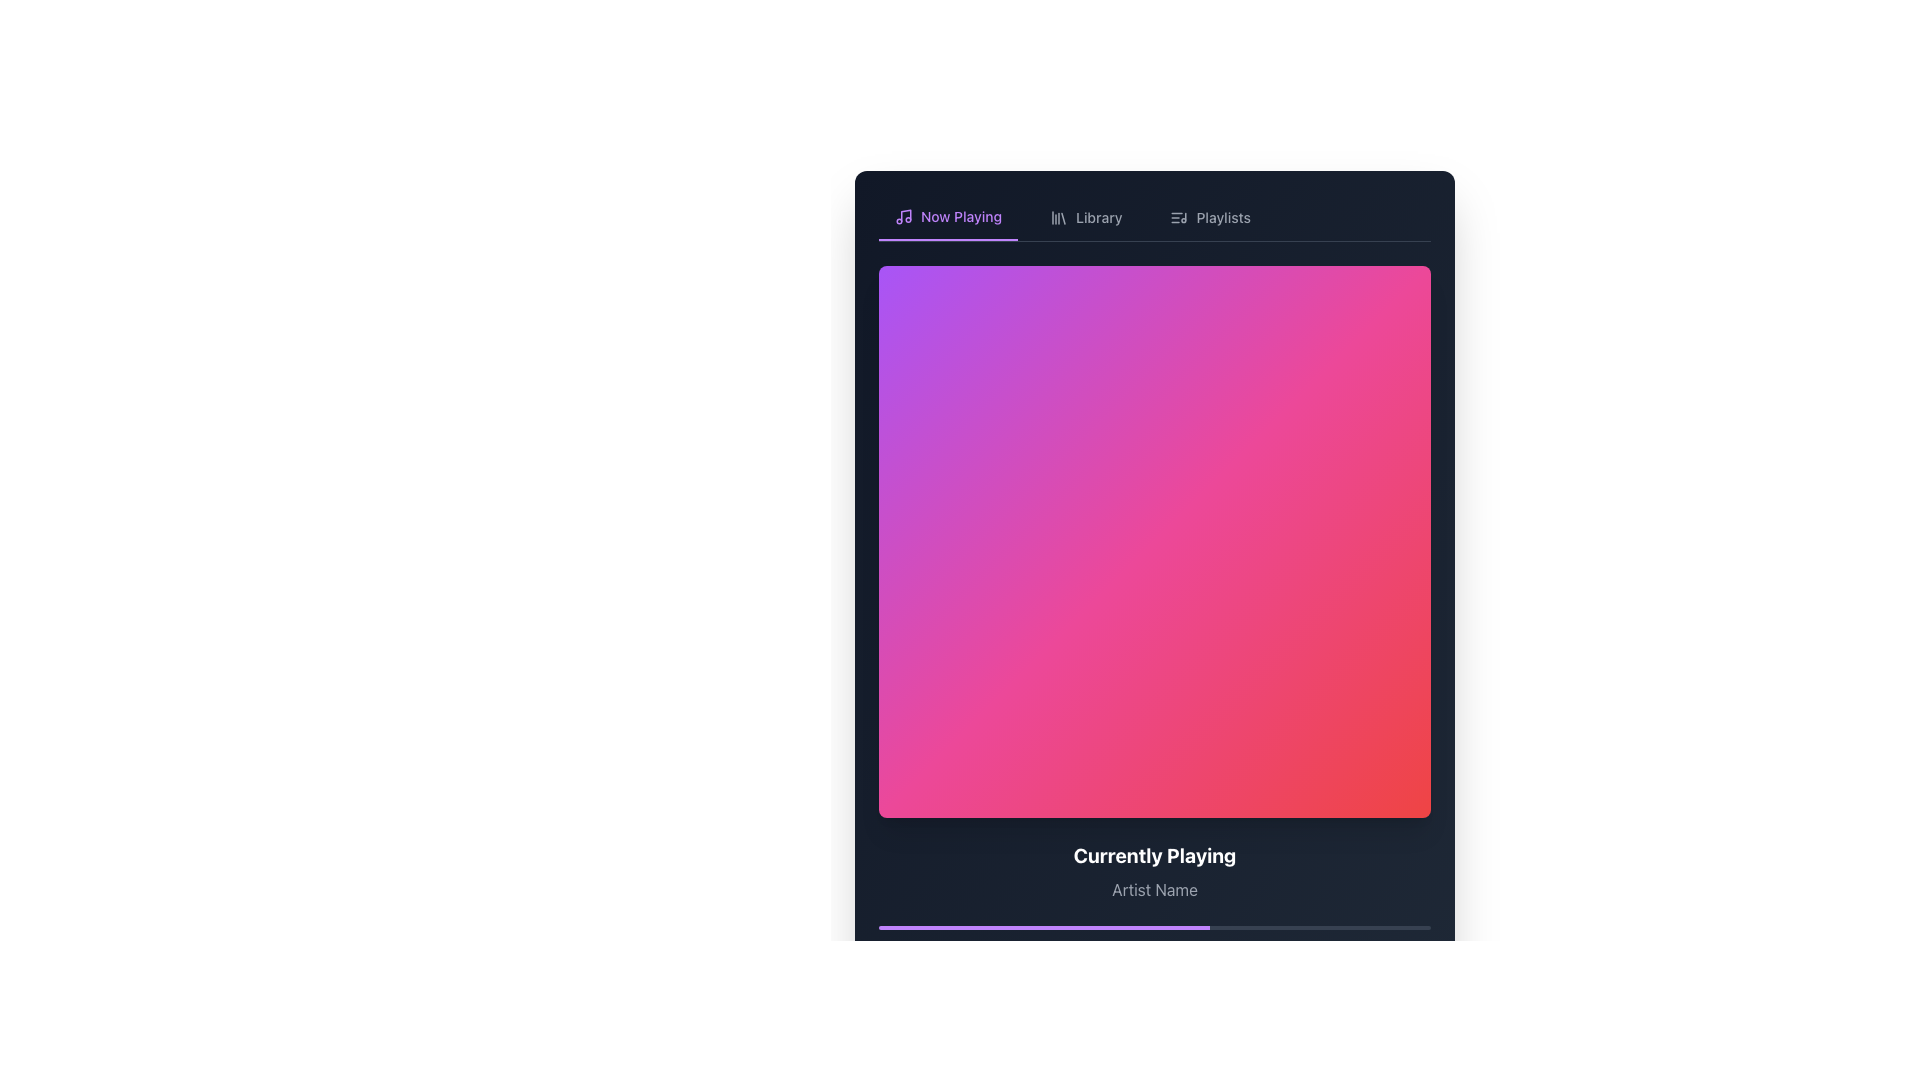  Describe the element at coordinates (1179, 218) in the screenshot. I see `the 'Playlists' icon located in the top-central section of the interface, which is positioned to the left of the text label that reads 'Playlists'` at that location.